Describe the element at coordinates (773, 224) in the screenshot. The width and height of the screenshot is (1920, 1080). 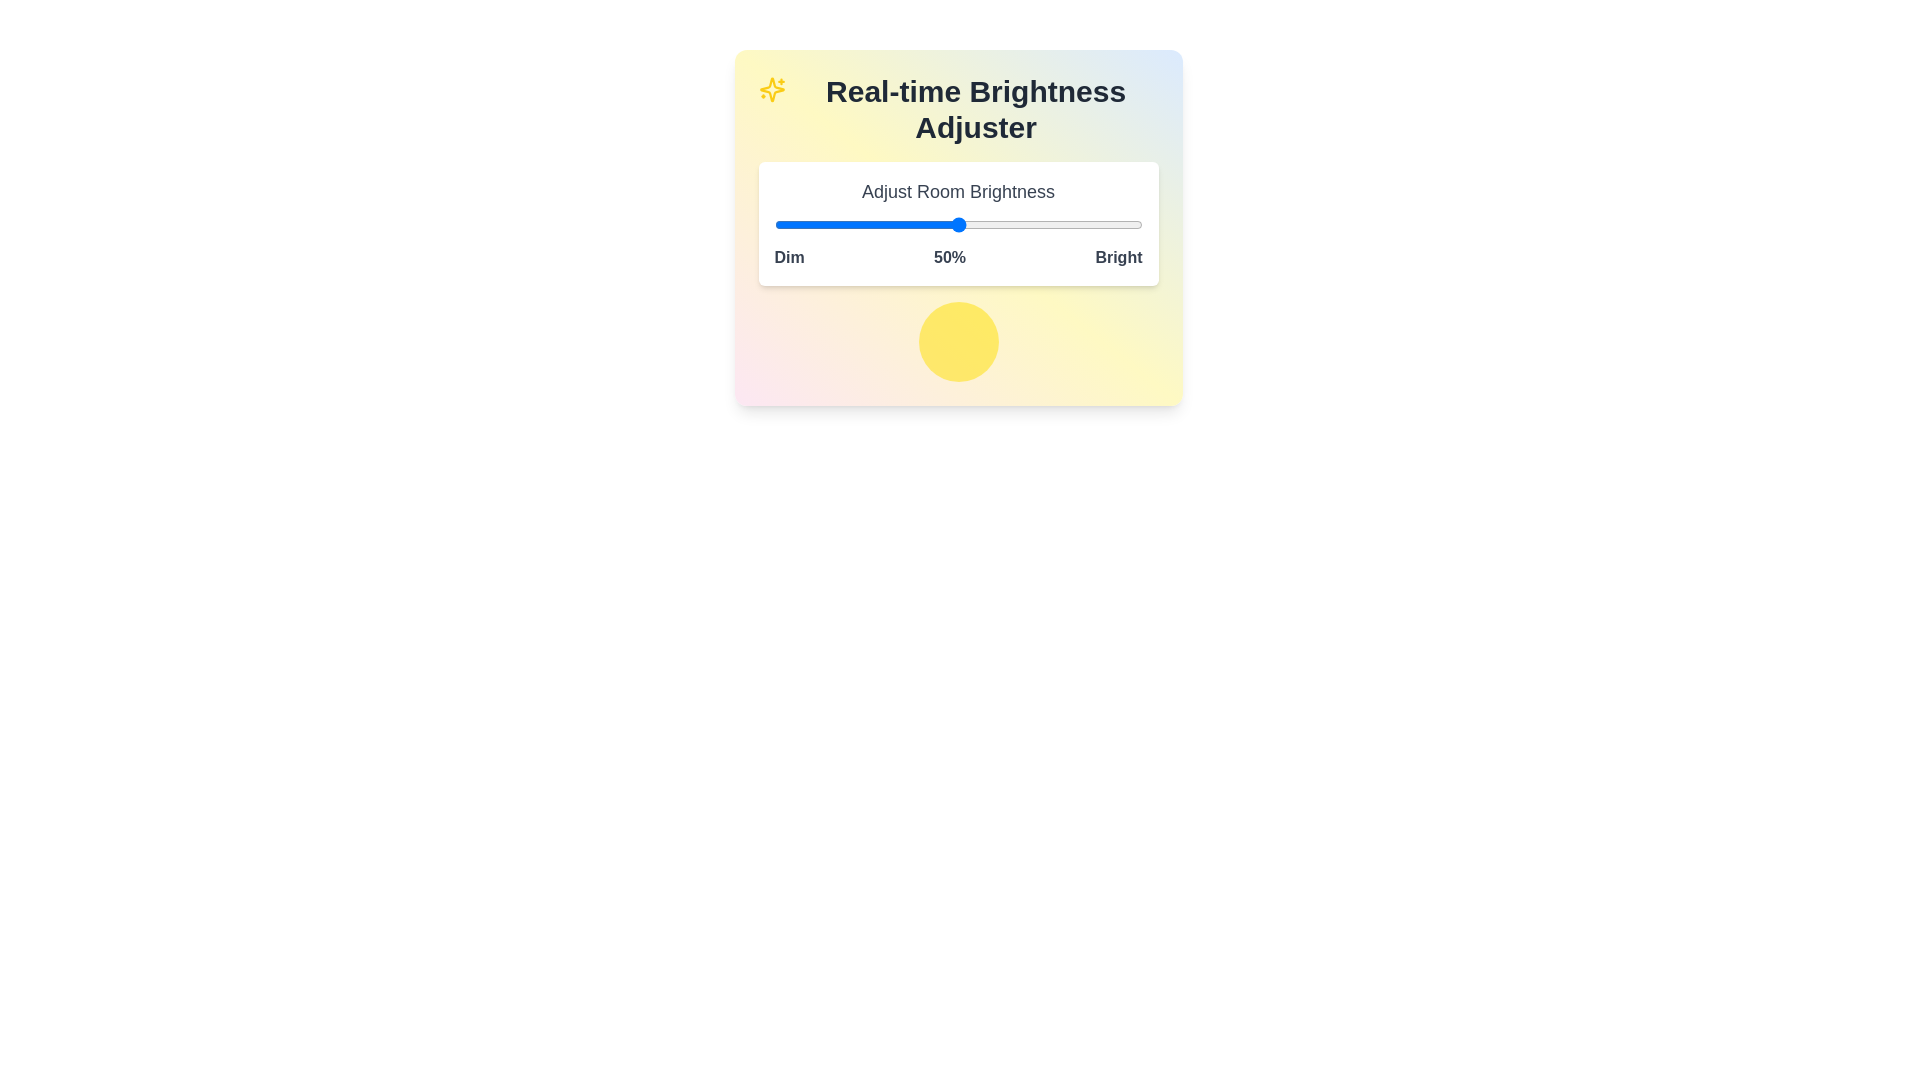
I see `the brightness slider to set the brightness level to 0%` at that location.